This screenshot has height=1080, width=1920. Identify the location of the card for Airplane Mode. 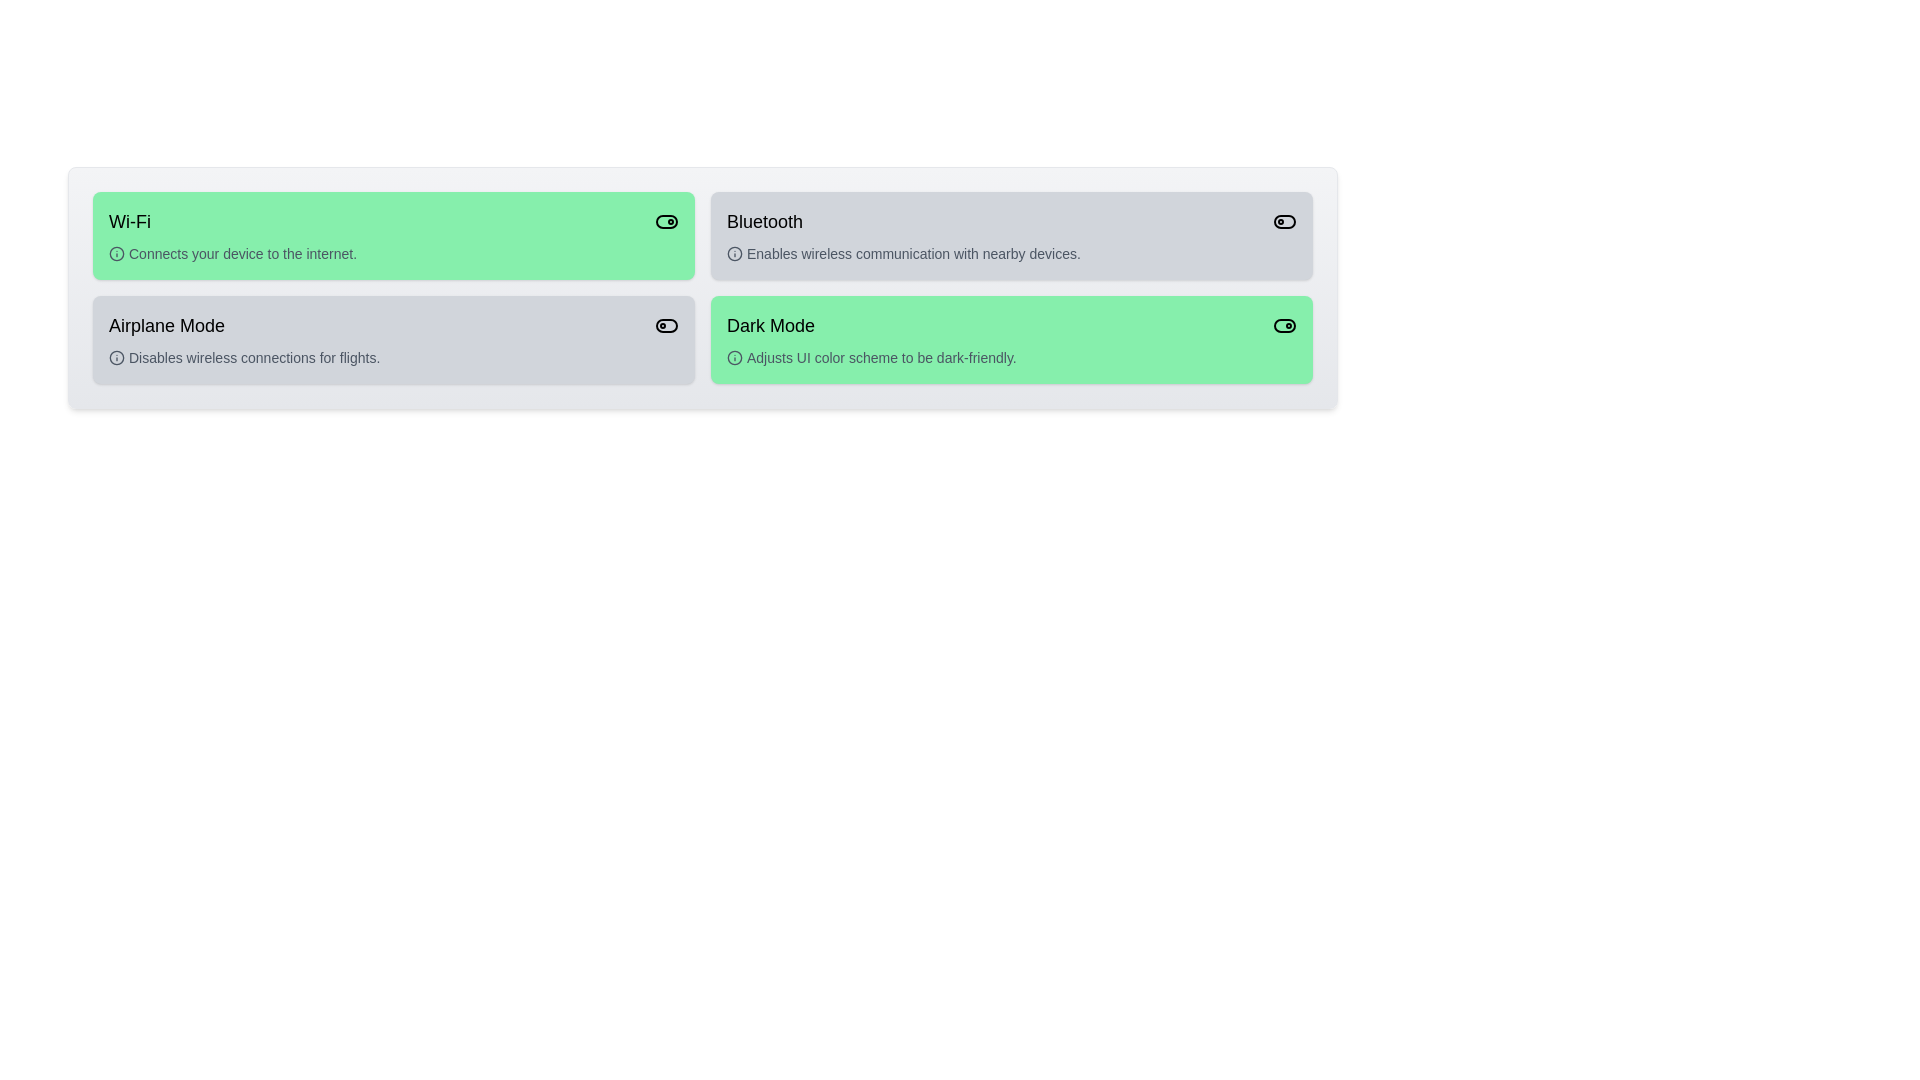
(393, 338).